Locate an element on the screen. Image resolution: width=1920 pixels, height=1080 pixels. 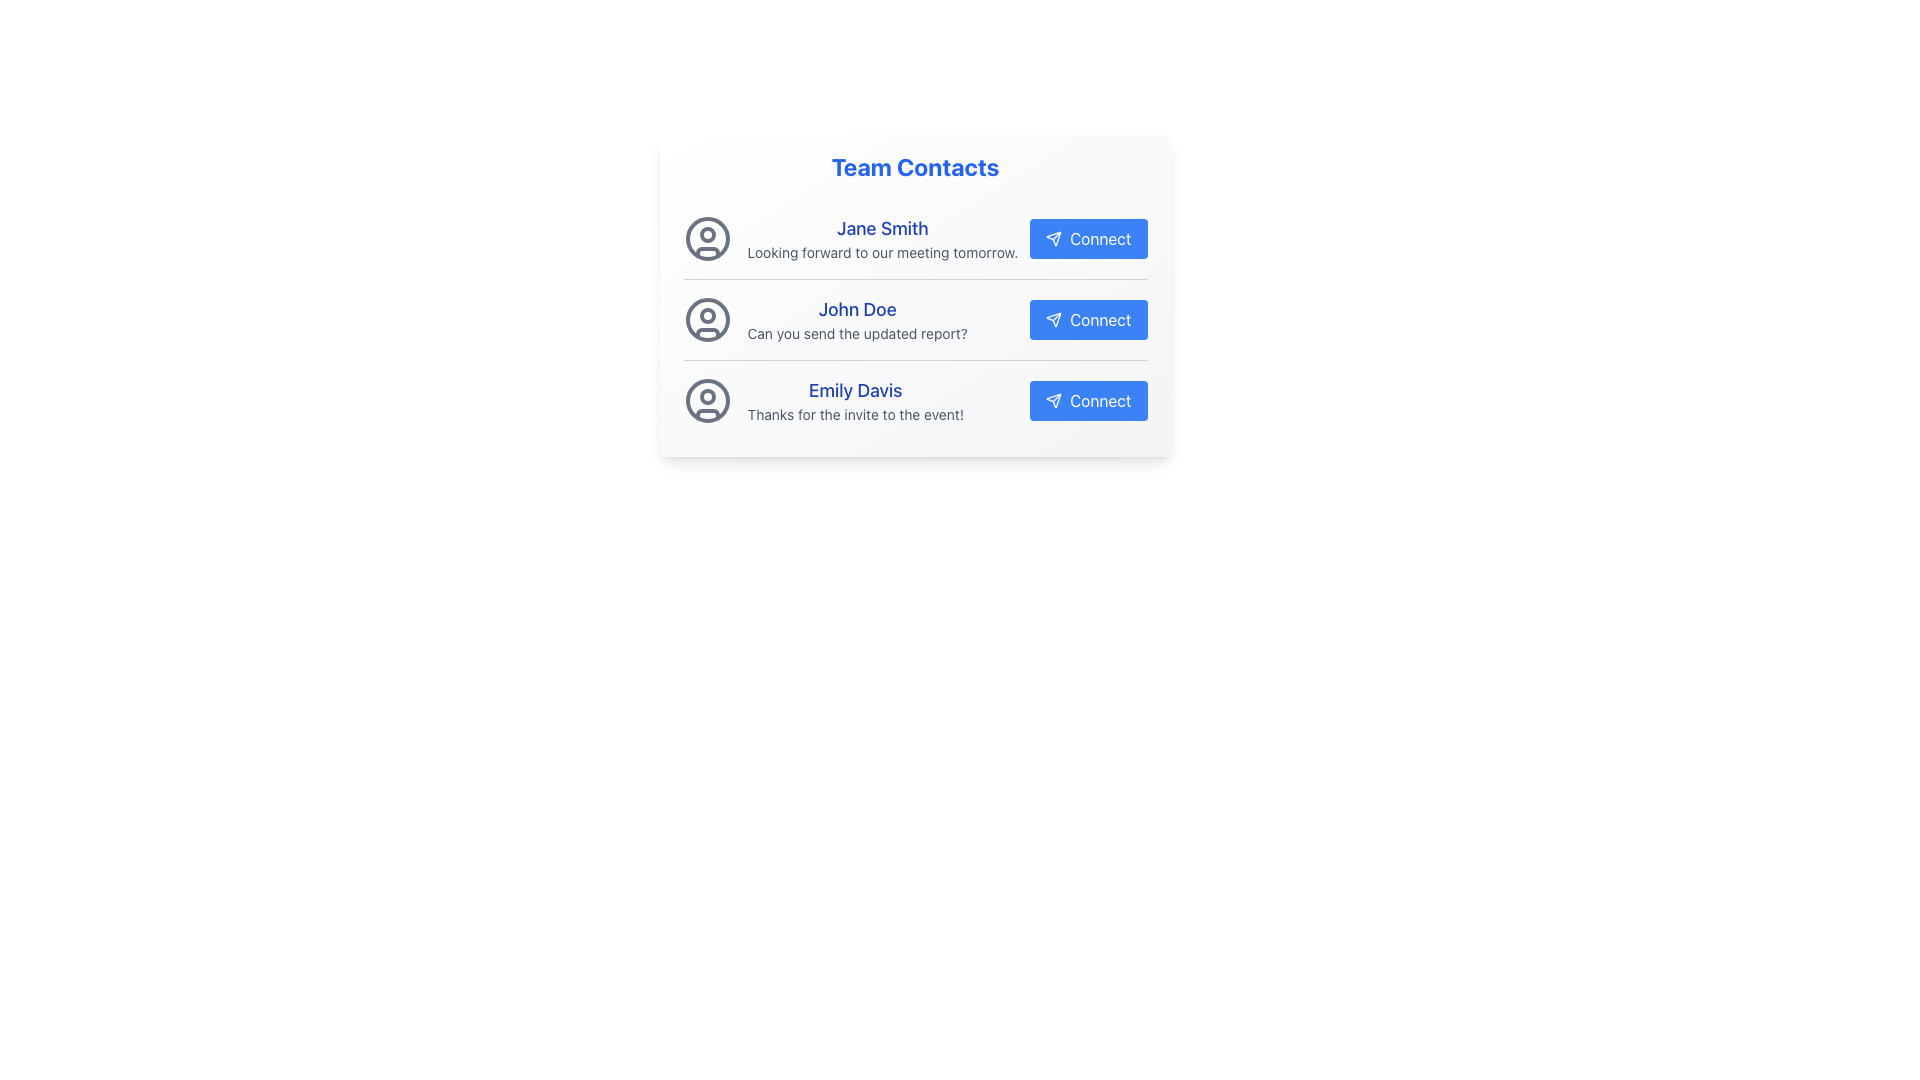
the area of the Text Display showing 'Emily Davis' and the message 'Thanks for the invite to the event!' to inspect it is located at coordinates (855, 401).